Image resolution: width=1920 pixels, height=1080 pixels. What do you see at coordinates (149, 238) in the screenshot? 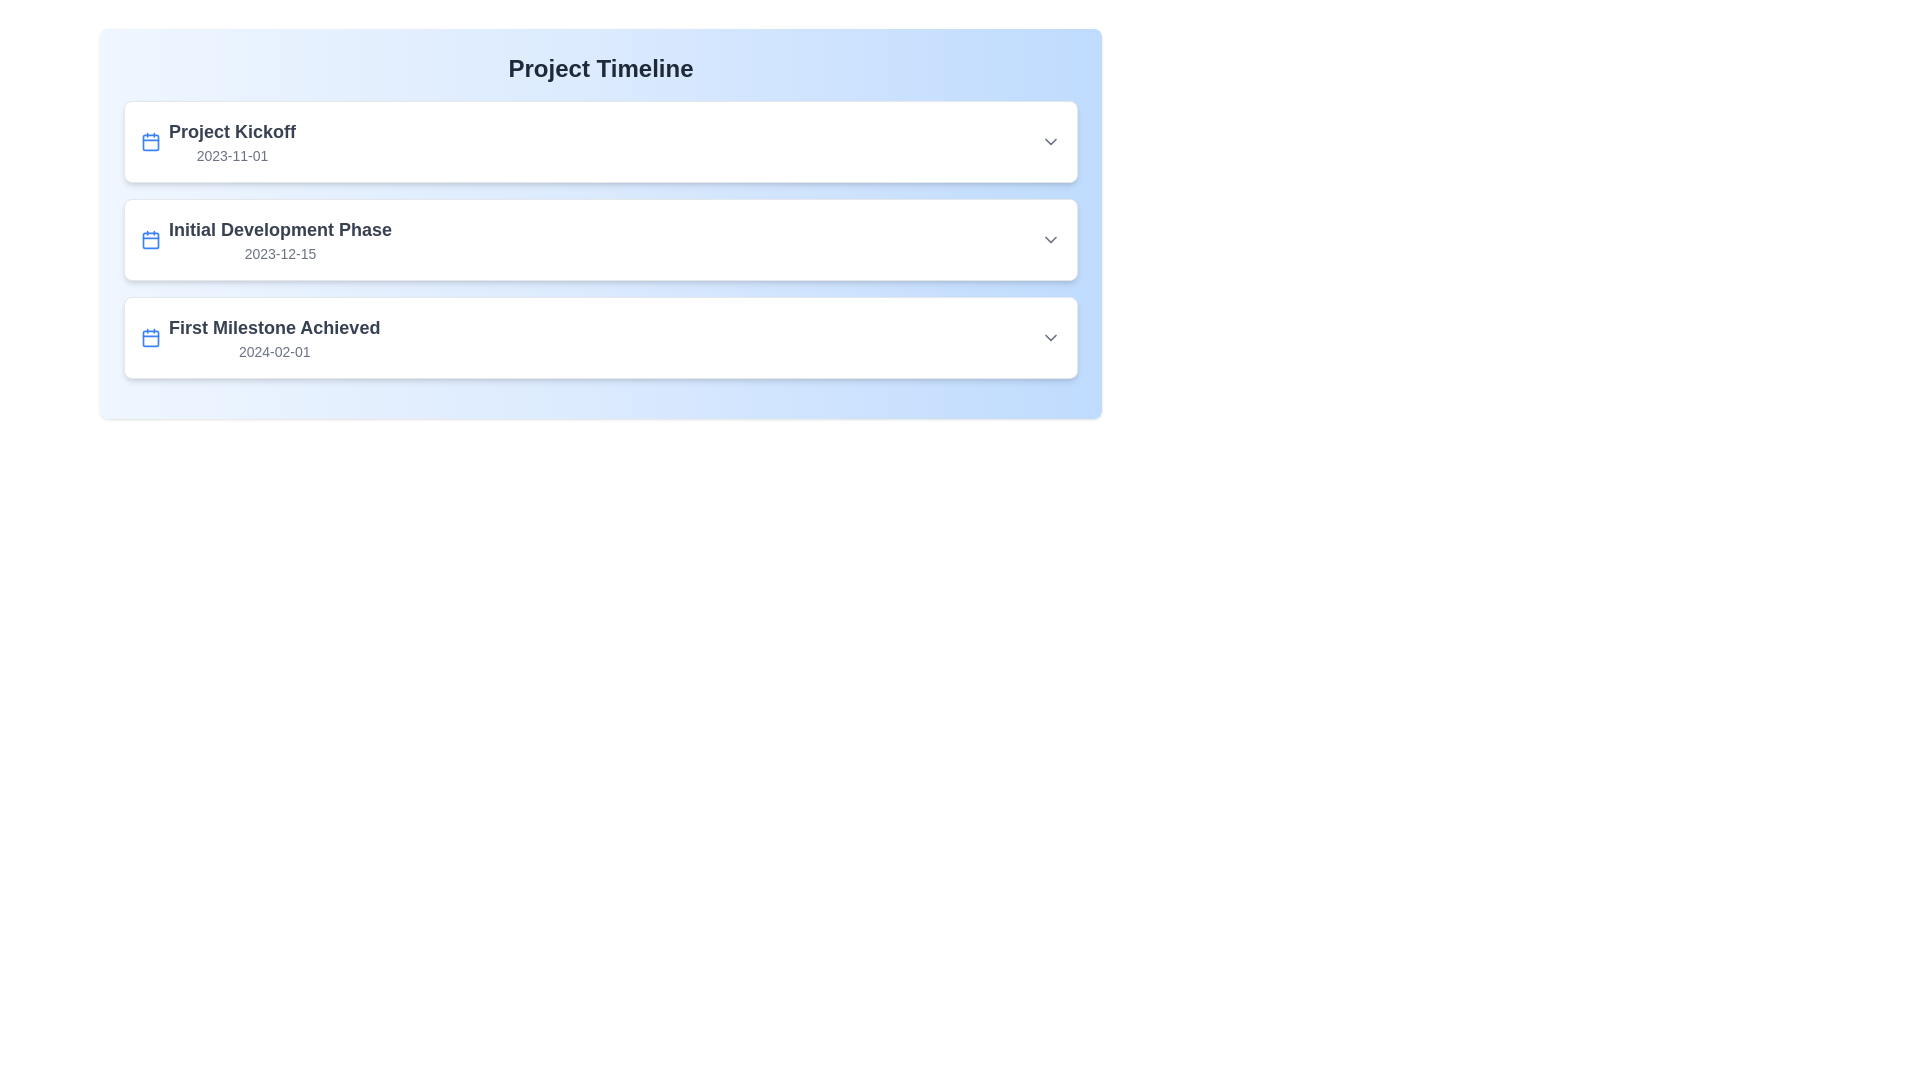
I see `the decorative rectangular element within the calendar icon, which is positioned before the text 'Initial Development Phase' in the second row of the list` at bounding box center [149, 238].